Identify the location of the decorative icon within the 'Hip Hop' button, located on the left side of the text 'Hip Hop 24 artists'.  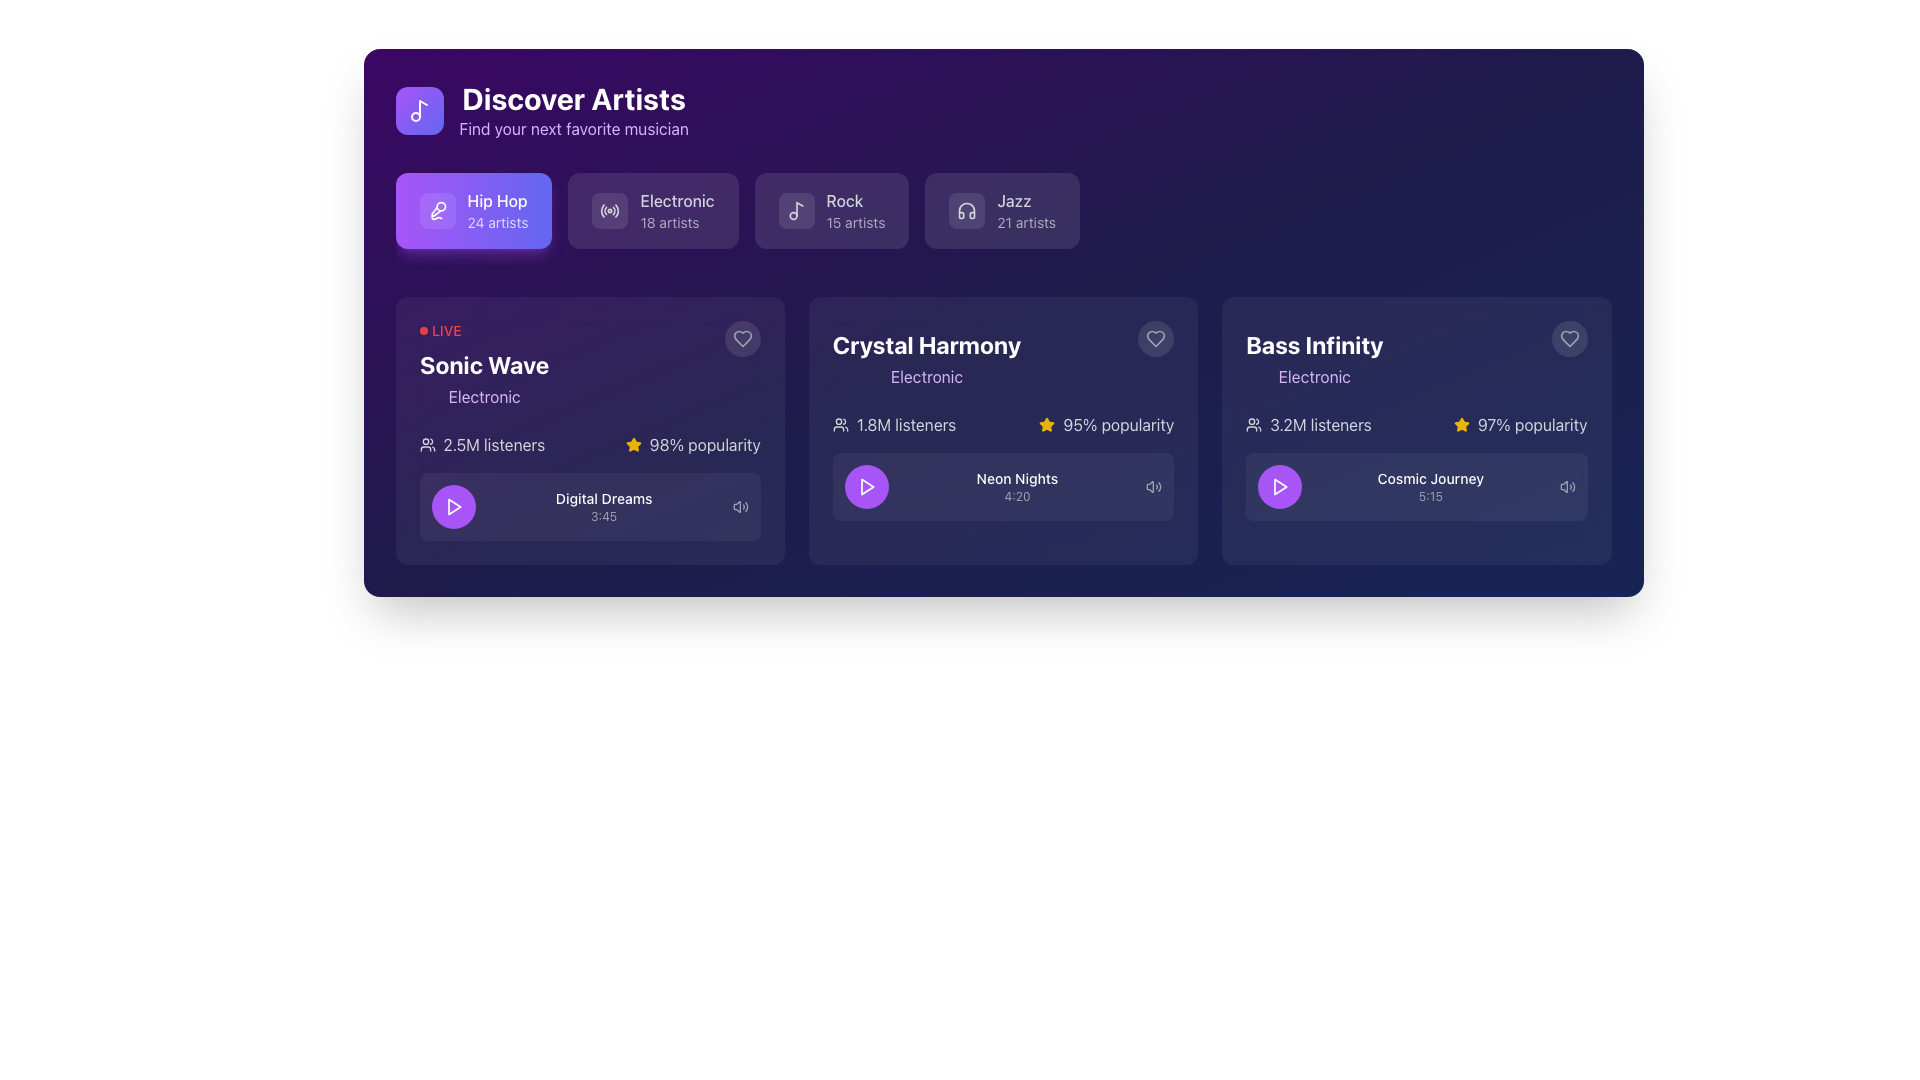
(436, 211).